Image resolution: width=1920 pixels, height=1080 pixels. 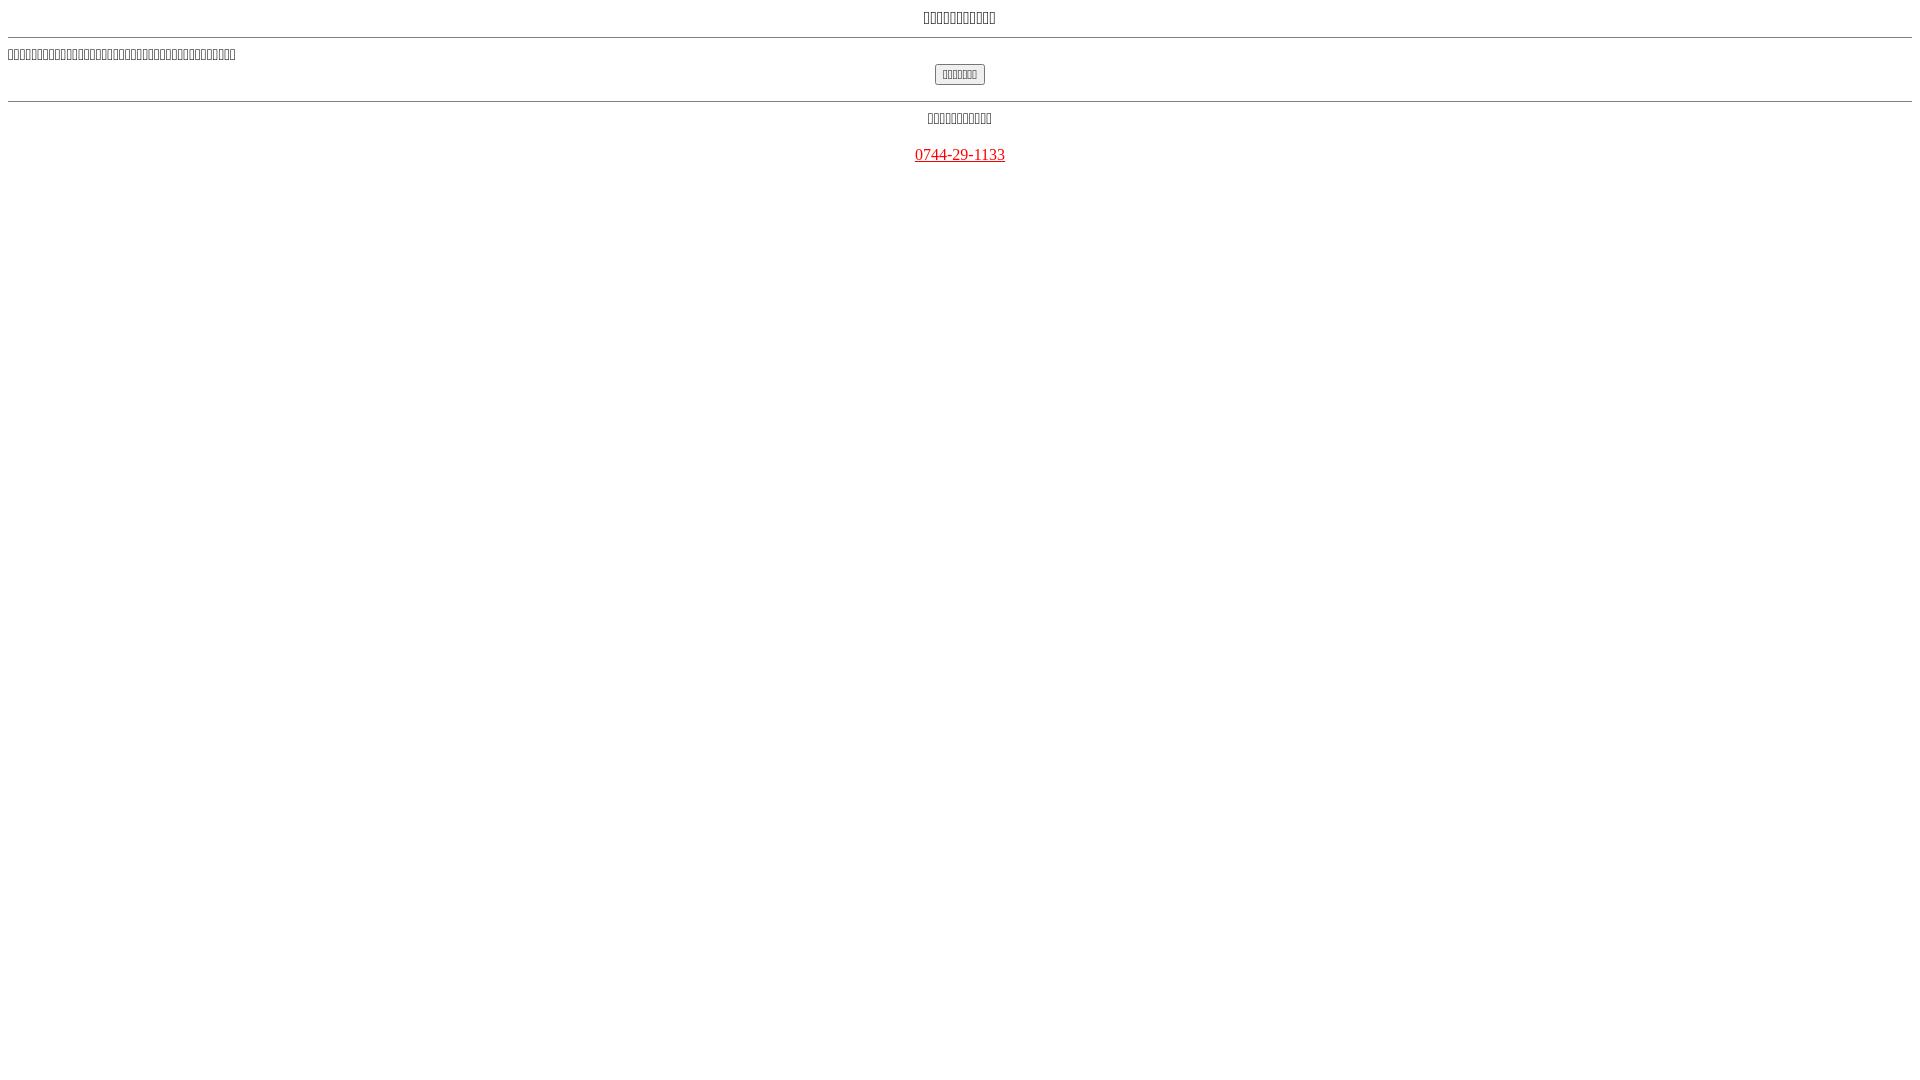 What do you see at coordinates (960, 153) in the screenshot?
I see `'0744-29-1133'` at bounding box center [960, 153].